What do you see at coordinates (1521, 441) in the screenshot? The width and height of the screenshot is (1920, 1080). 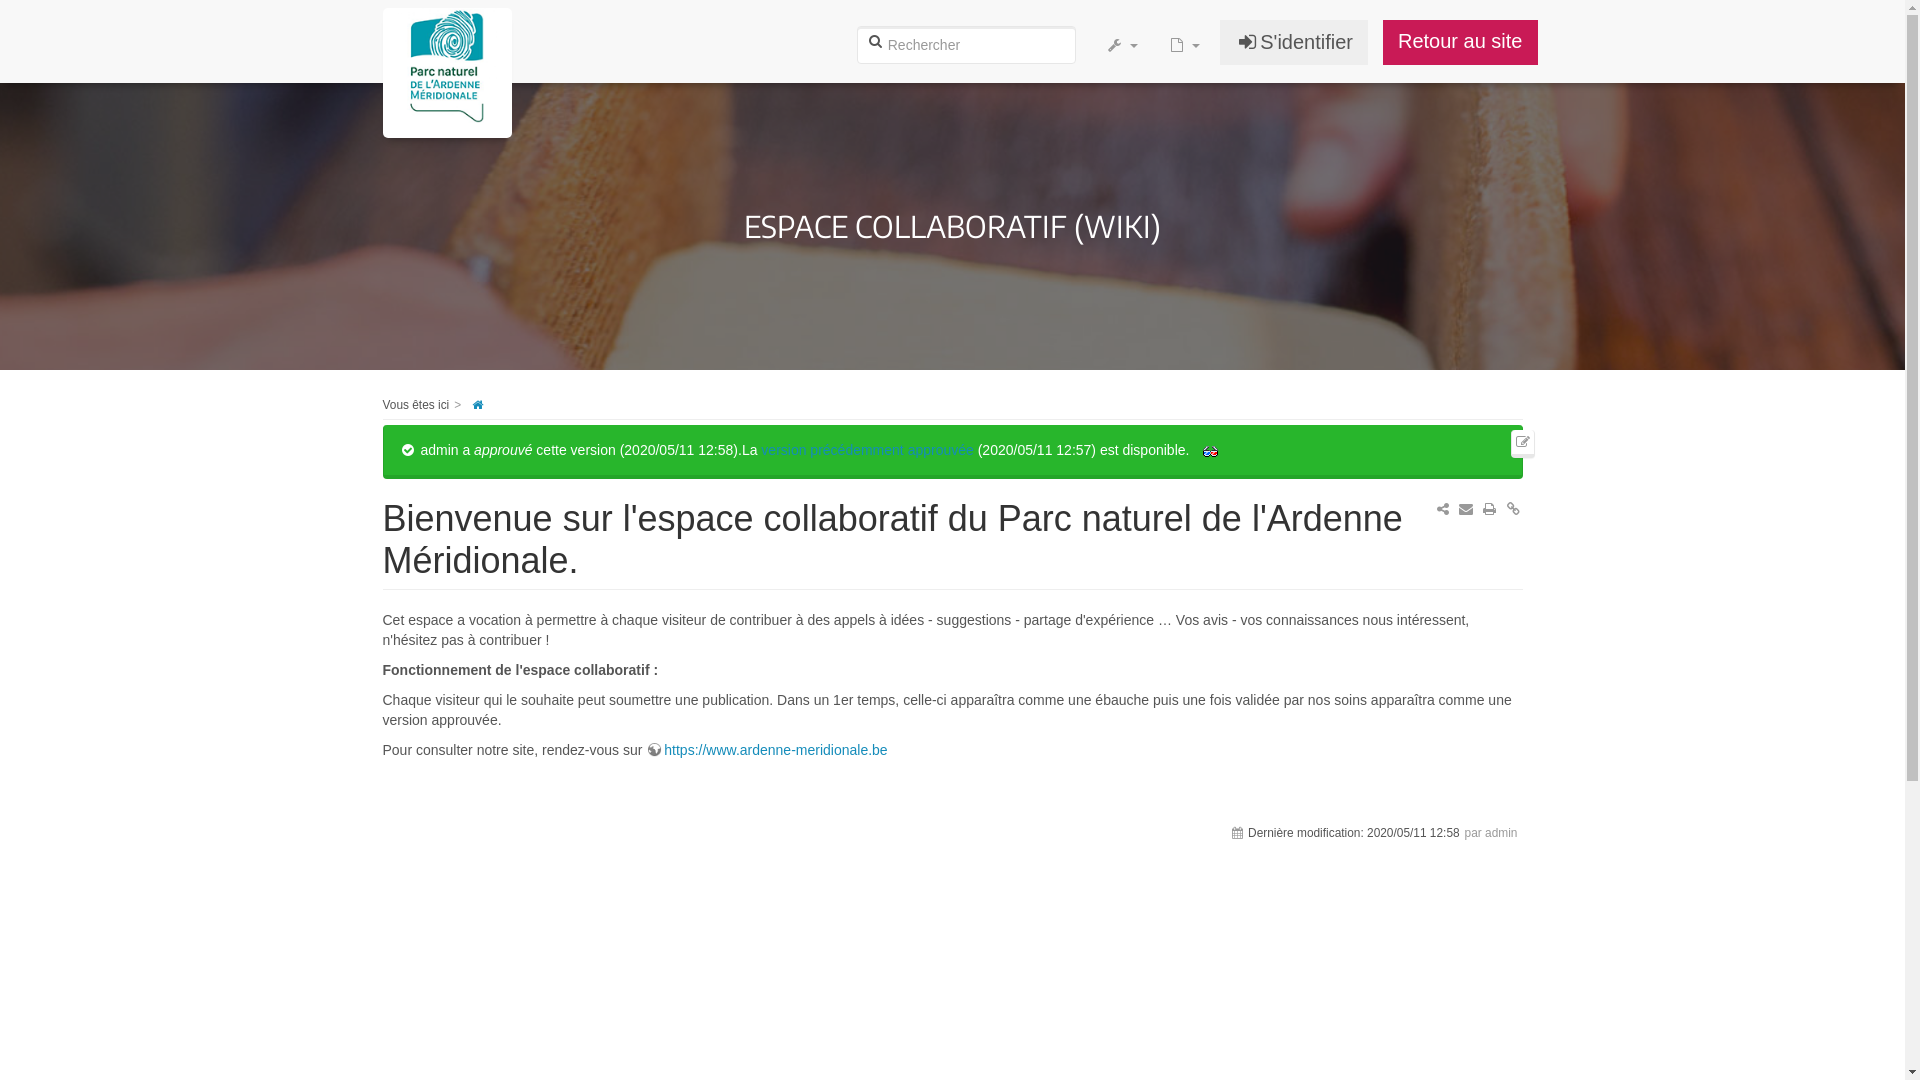 I see `'Modifier cette page'` at bounding box center [1521, 441].